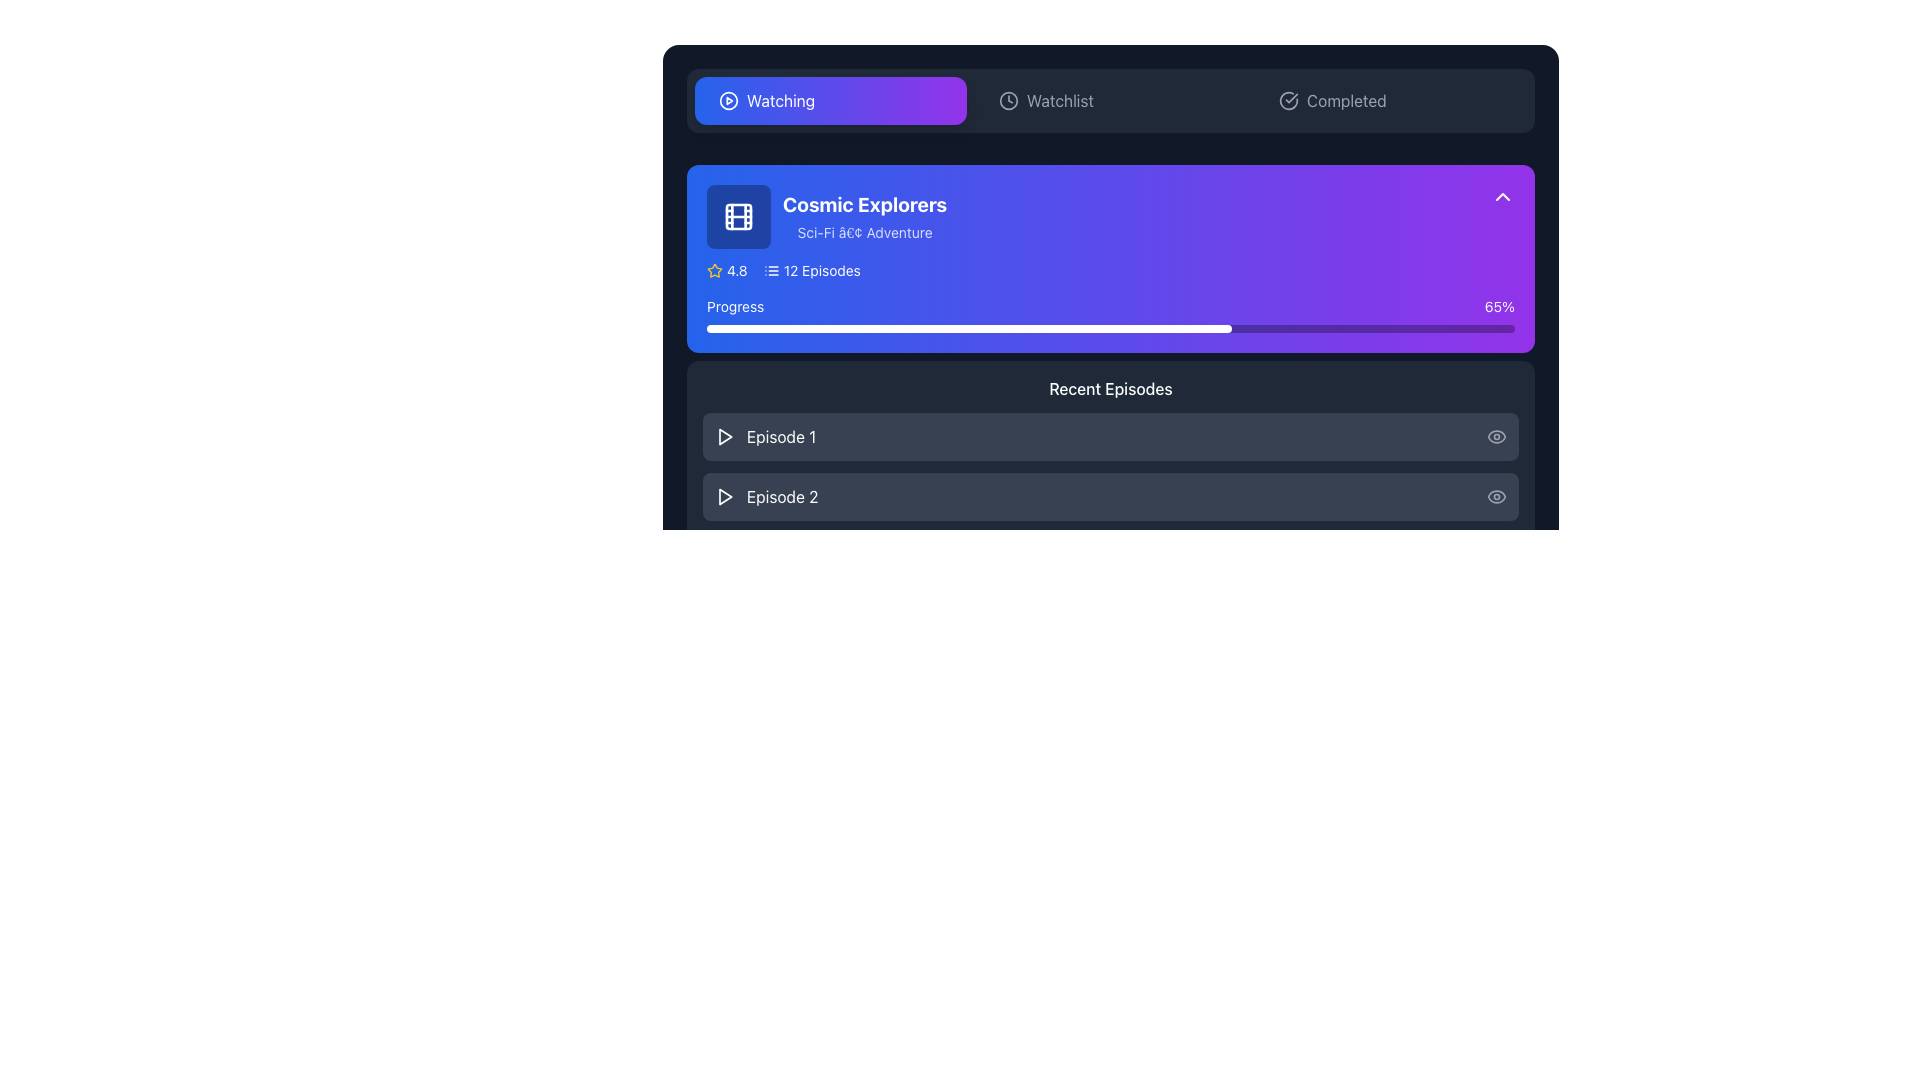  I want to click on the text label displaying the numeric value '4.8' in white text, located within the 'Cosmic Explorers' blue card, near the top-left corner, to the right of a yellow star icon, so click(736, 270).